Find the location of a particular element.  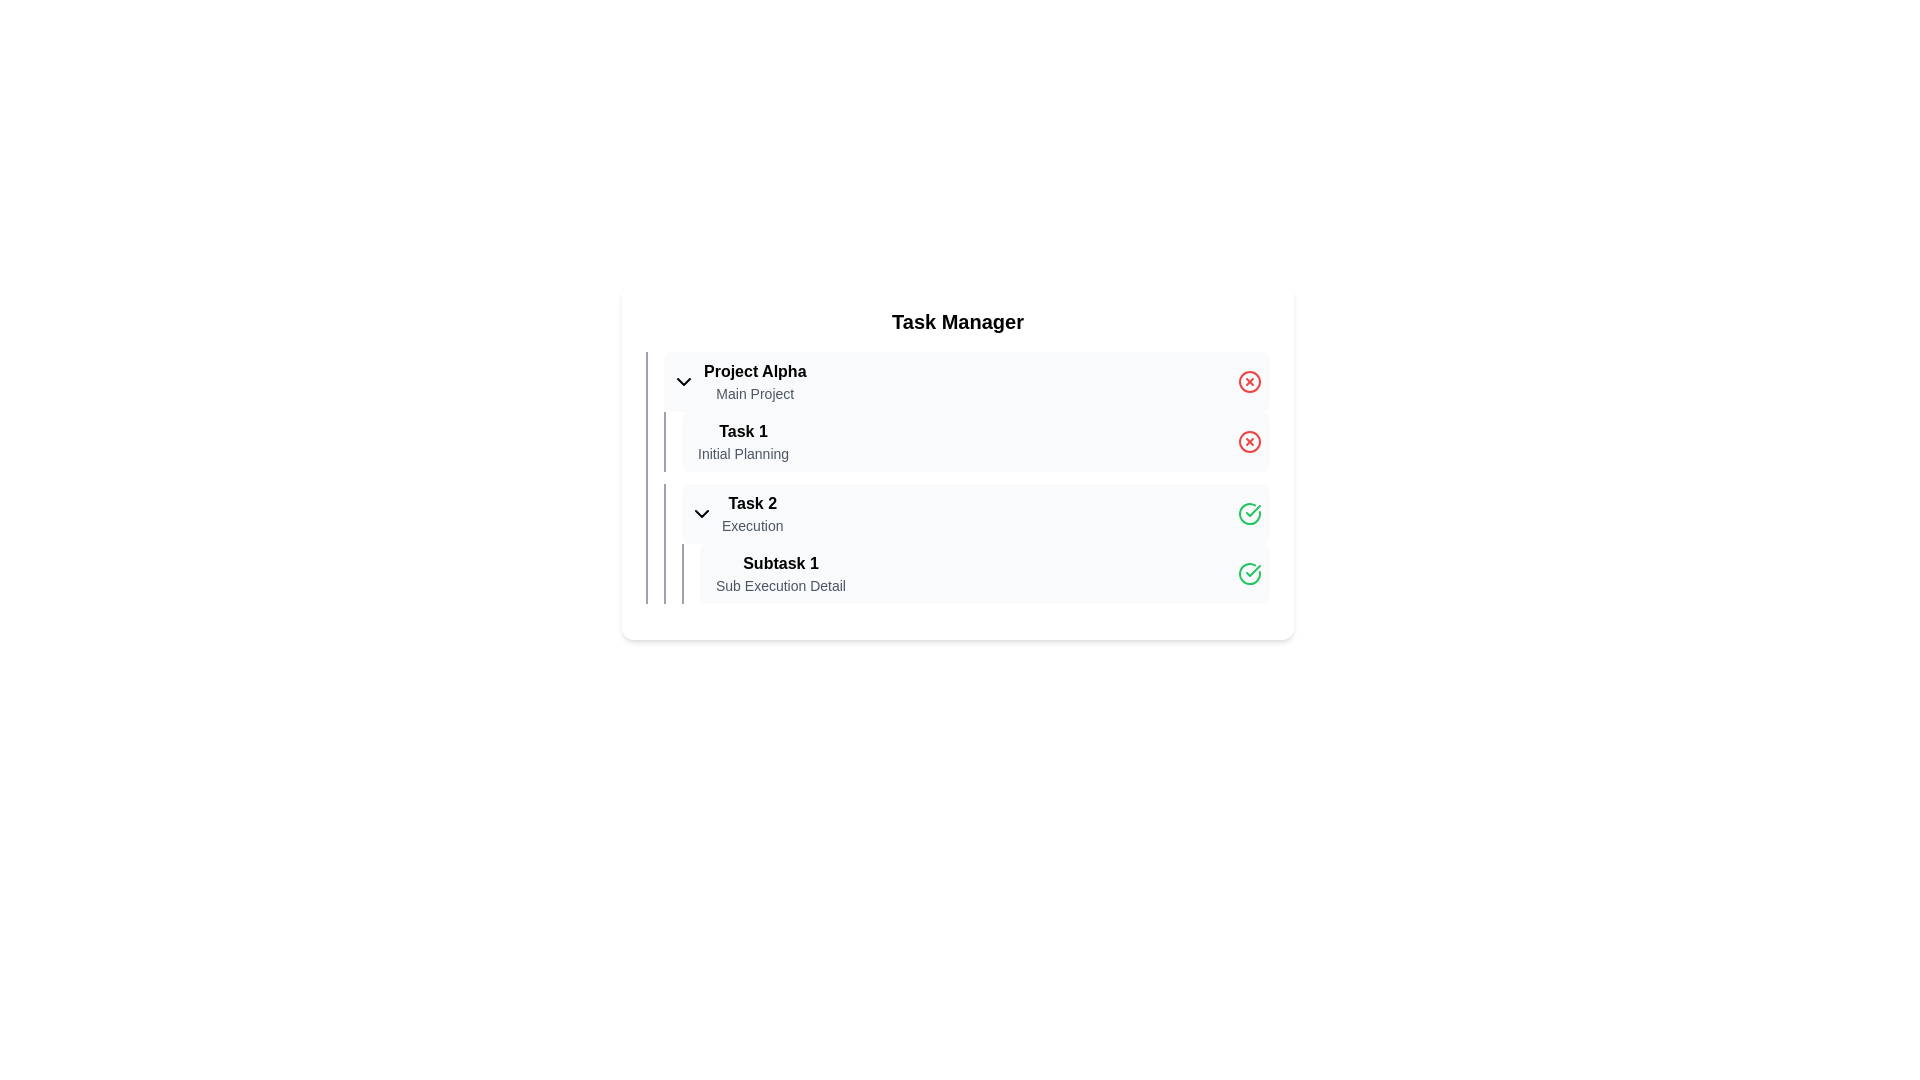

the 'Task 1' text label, which is the first task item under 'Project Alpha' in the tasks list, featuring bold text and a light-gray background is located at coordinates (738, 441).